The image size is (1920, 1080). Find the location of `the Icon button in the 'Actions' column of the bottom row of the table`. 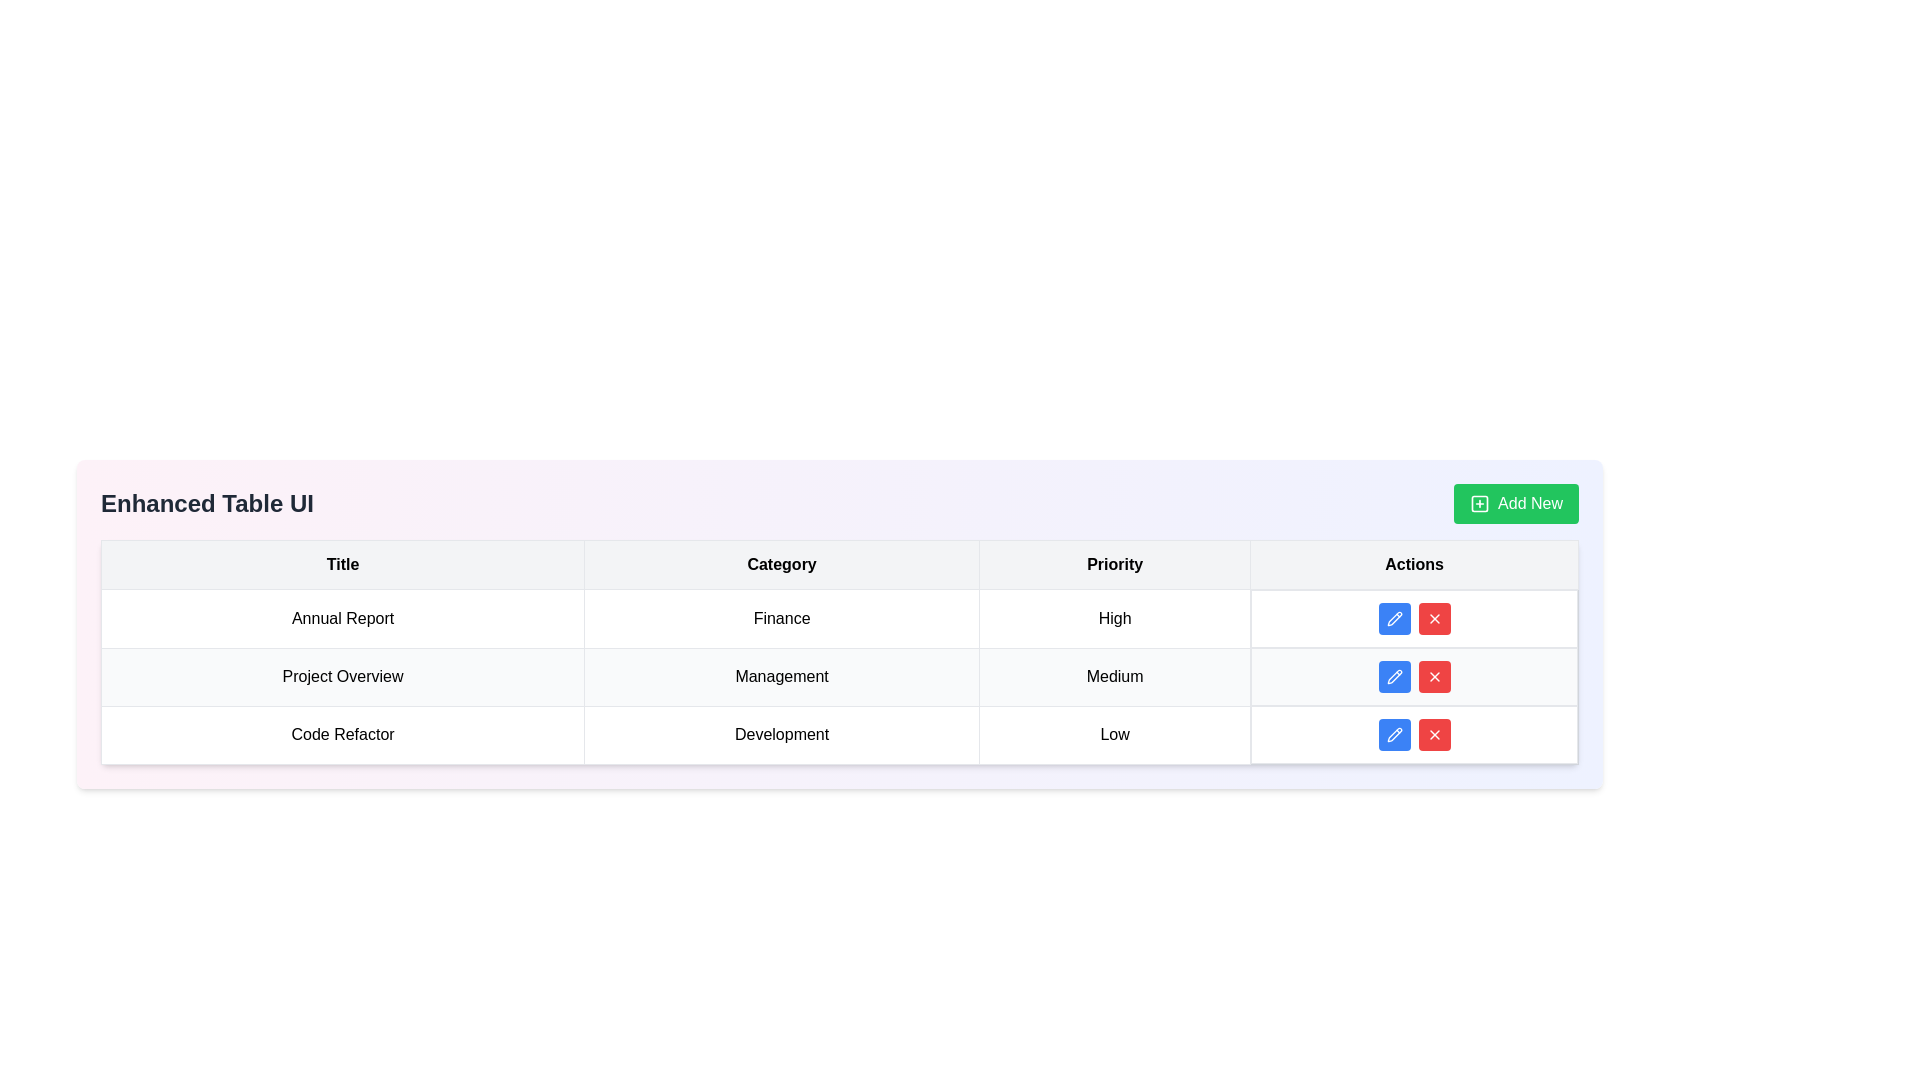

the Icon button in the 'Actions' column of the bottom row of the table is located at coordinates (1393, 676).